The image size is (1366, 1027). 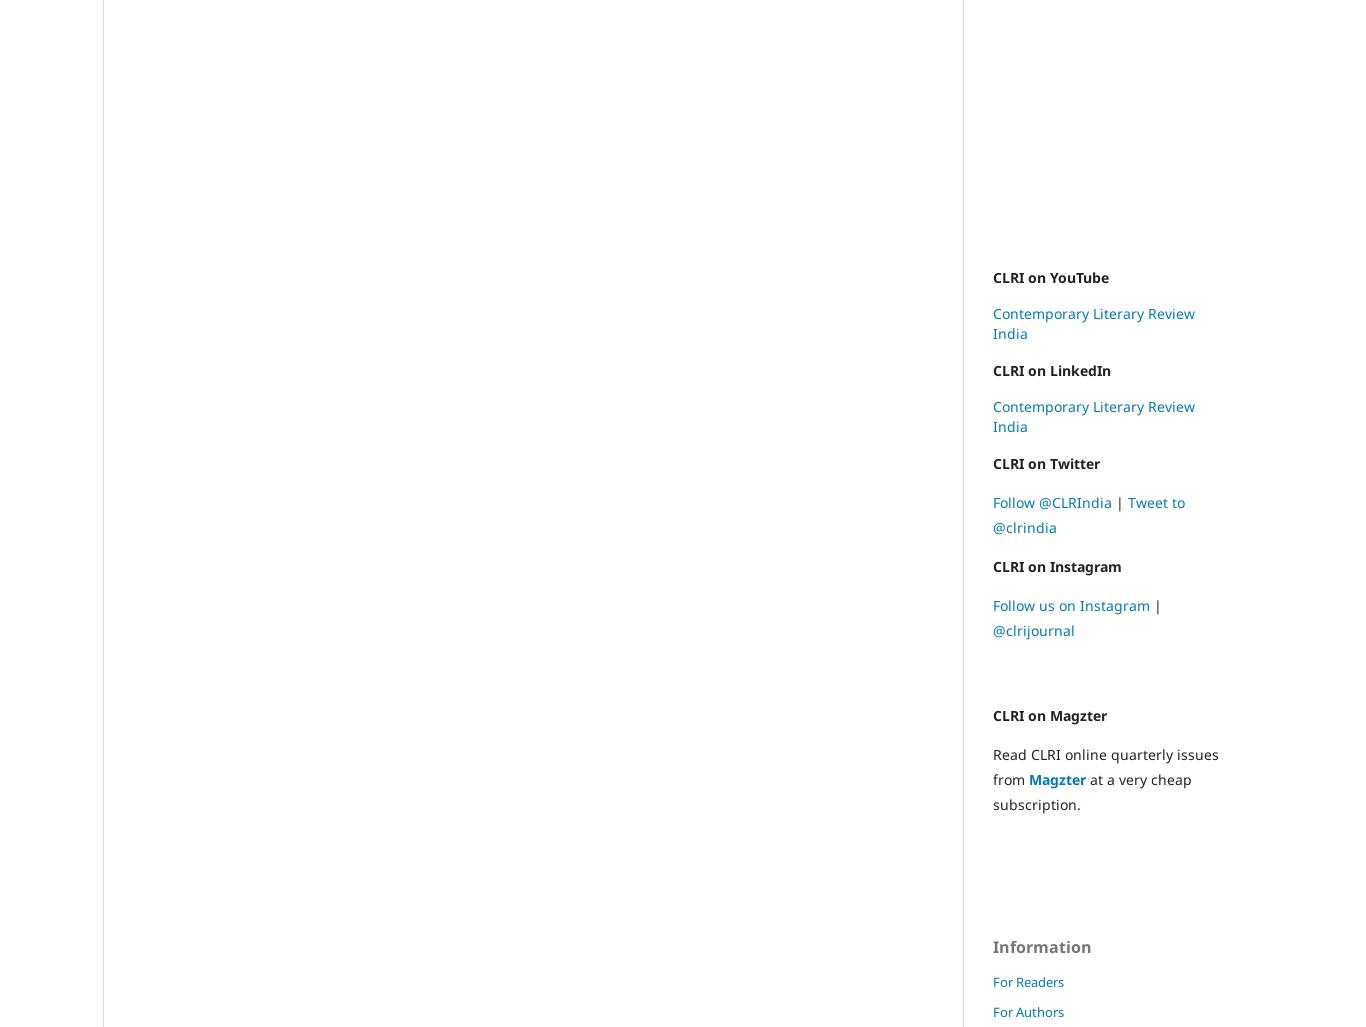 I want to click on 'CLRI on YouTube', so click(x=1050, y=277).